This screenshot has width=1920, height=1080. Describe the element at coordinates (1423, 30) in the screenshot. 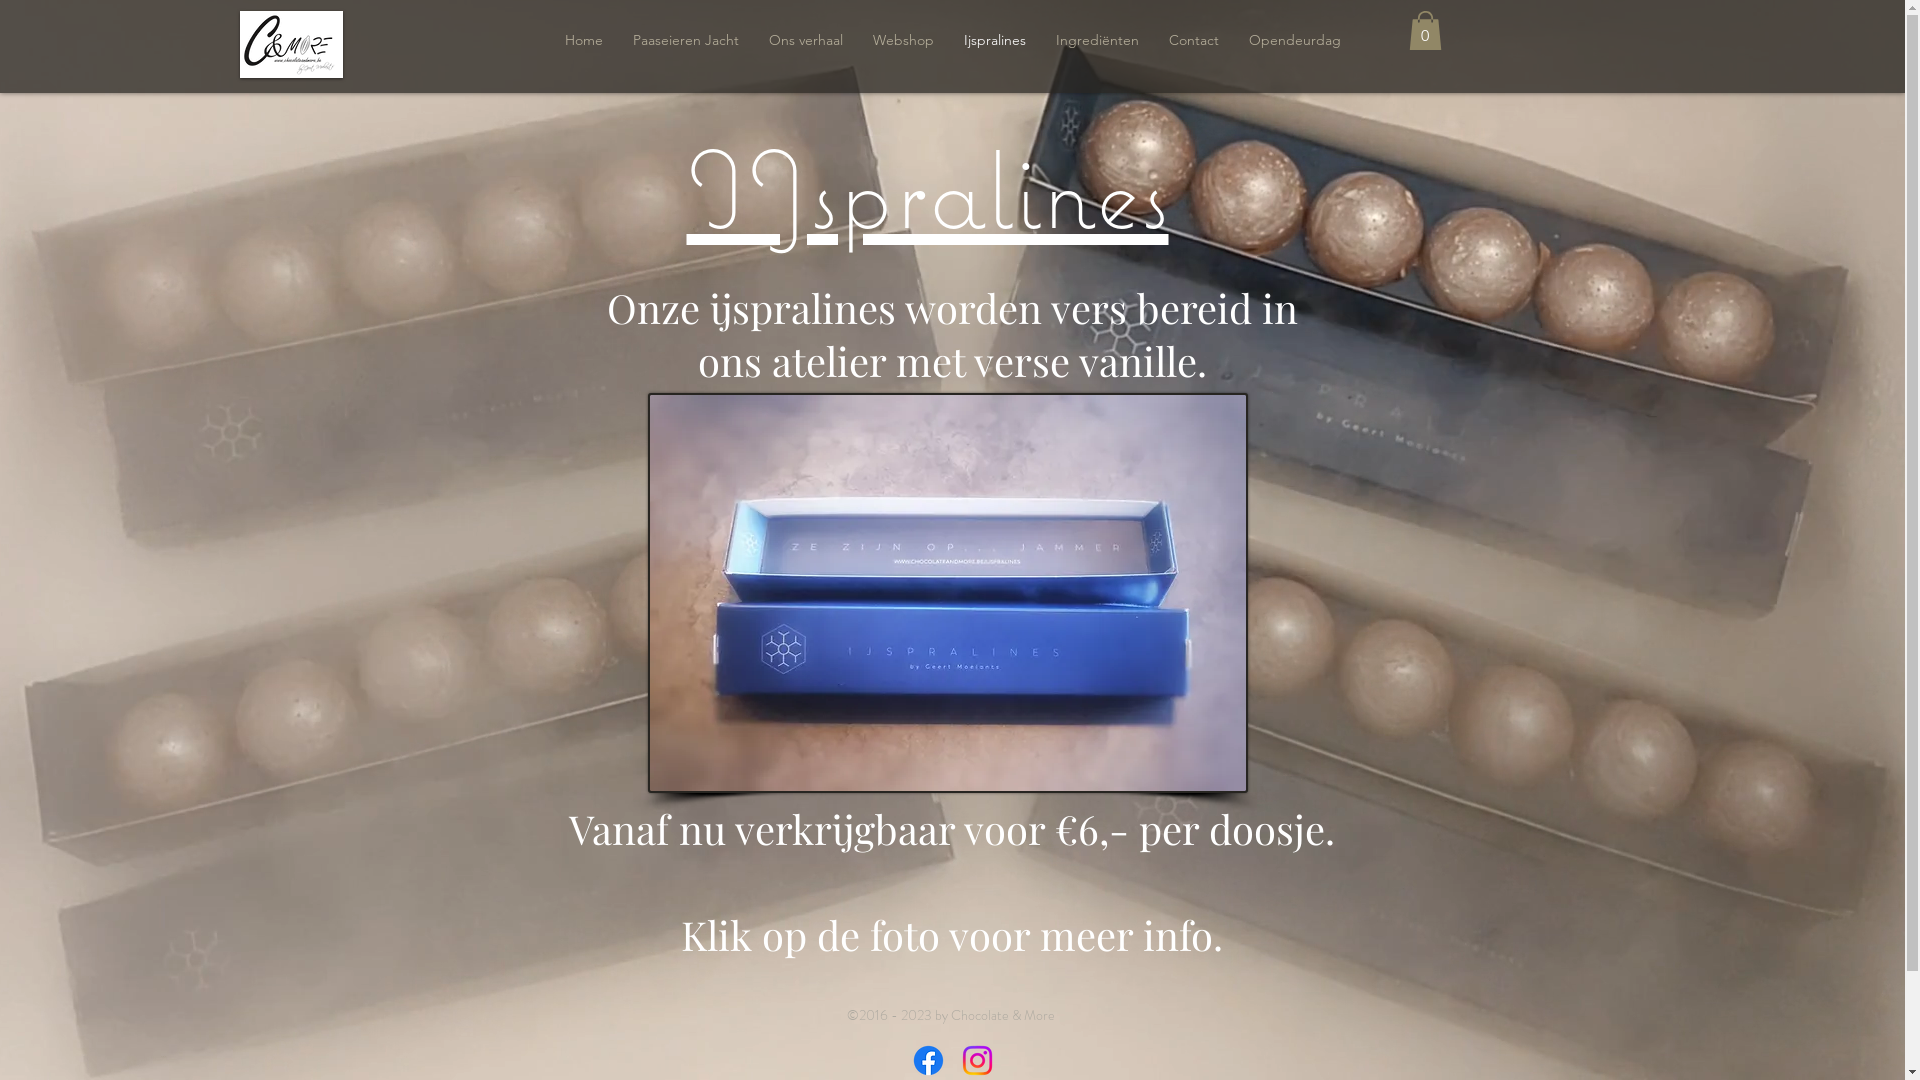

I see `'0'` at that location.